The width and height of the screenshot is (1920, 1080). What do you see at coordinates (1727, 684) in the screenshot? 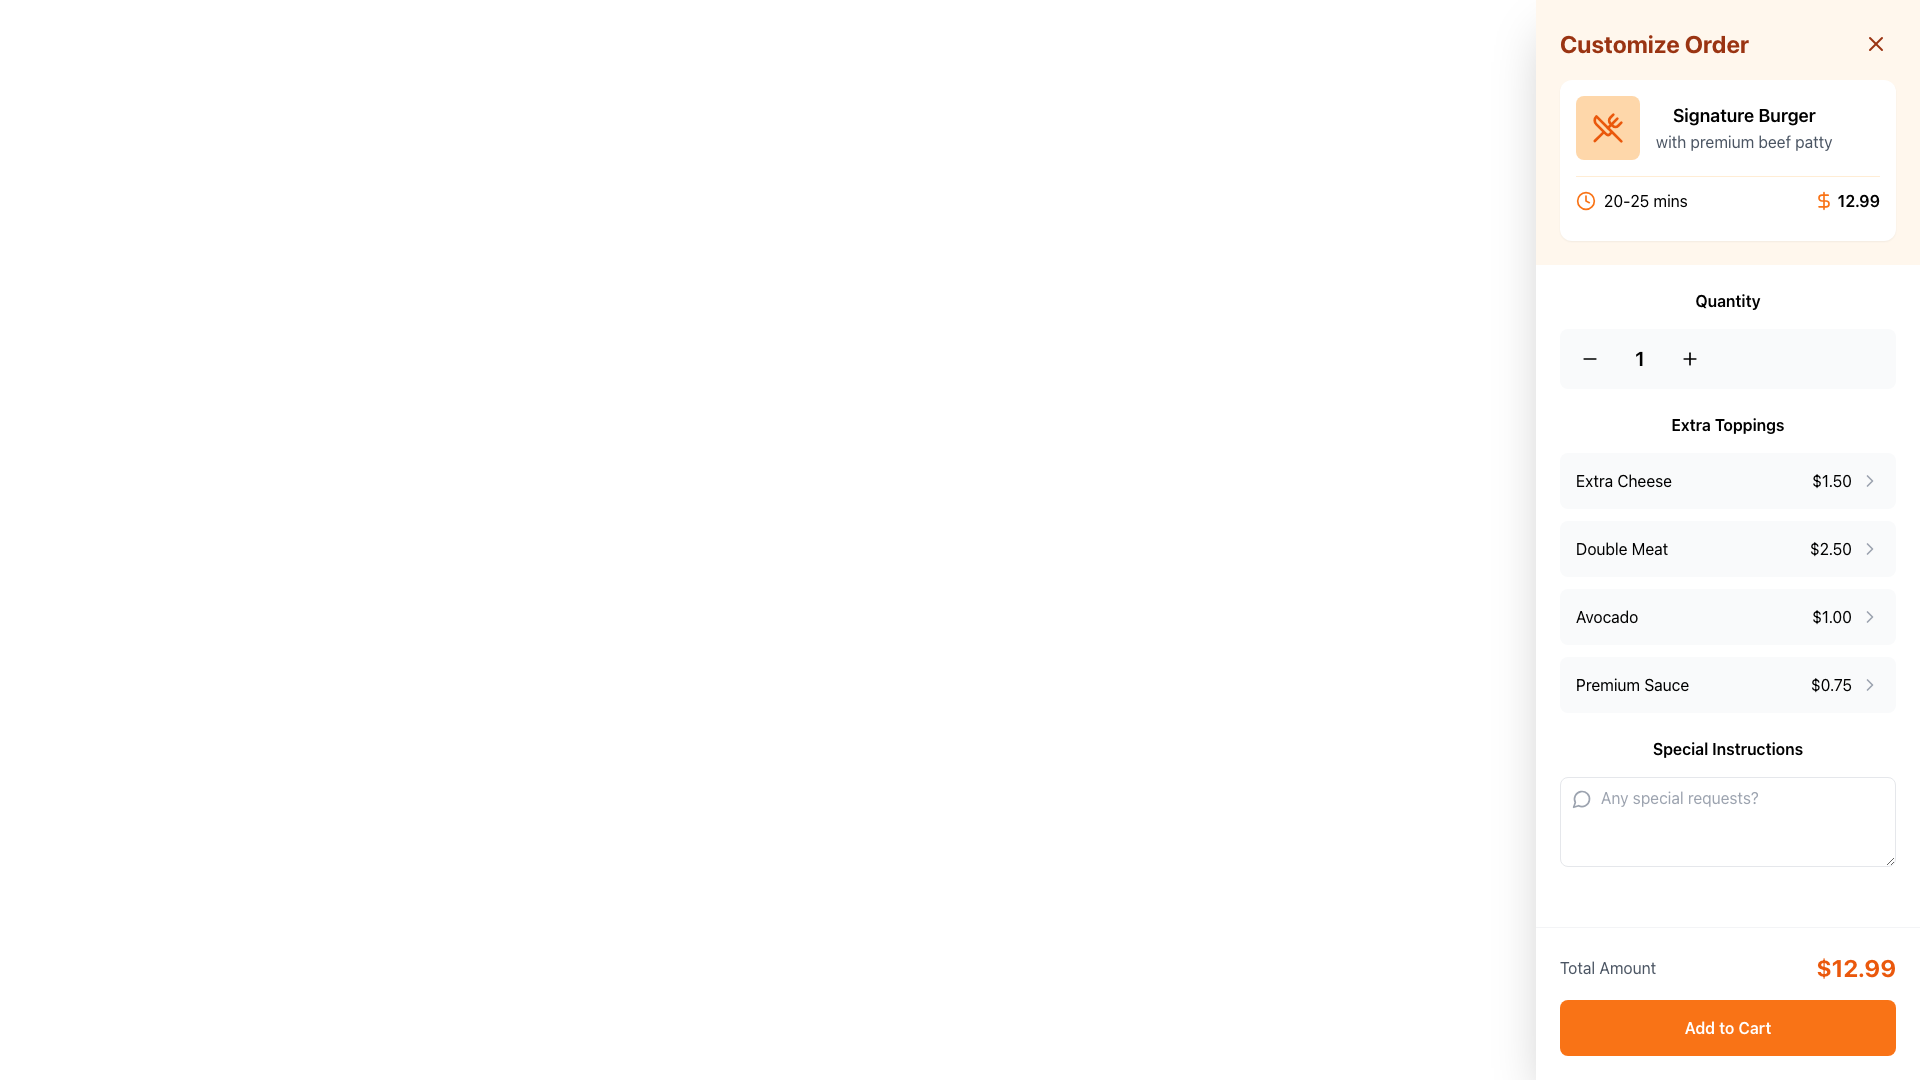
I see `the fourth item in the 'Extra Toppings' list, which represents the 'Premium Sauce' topping option priced at $0.75` at bounding box center [1727, 684].